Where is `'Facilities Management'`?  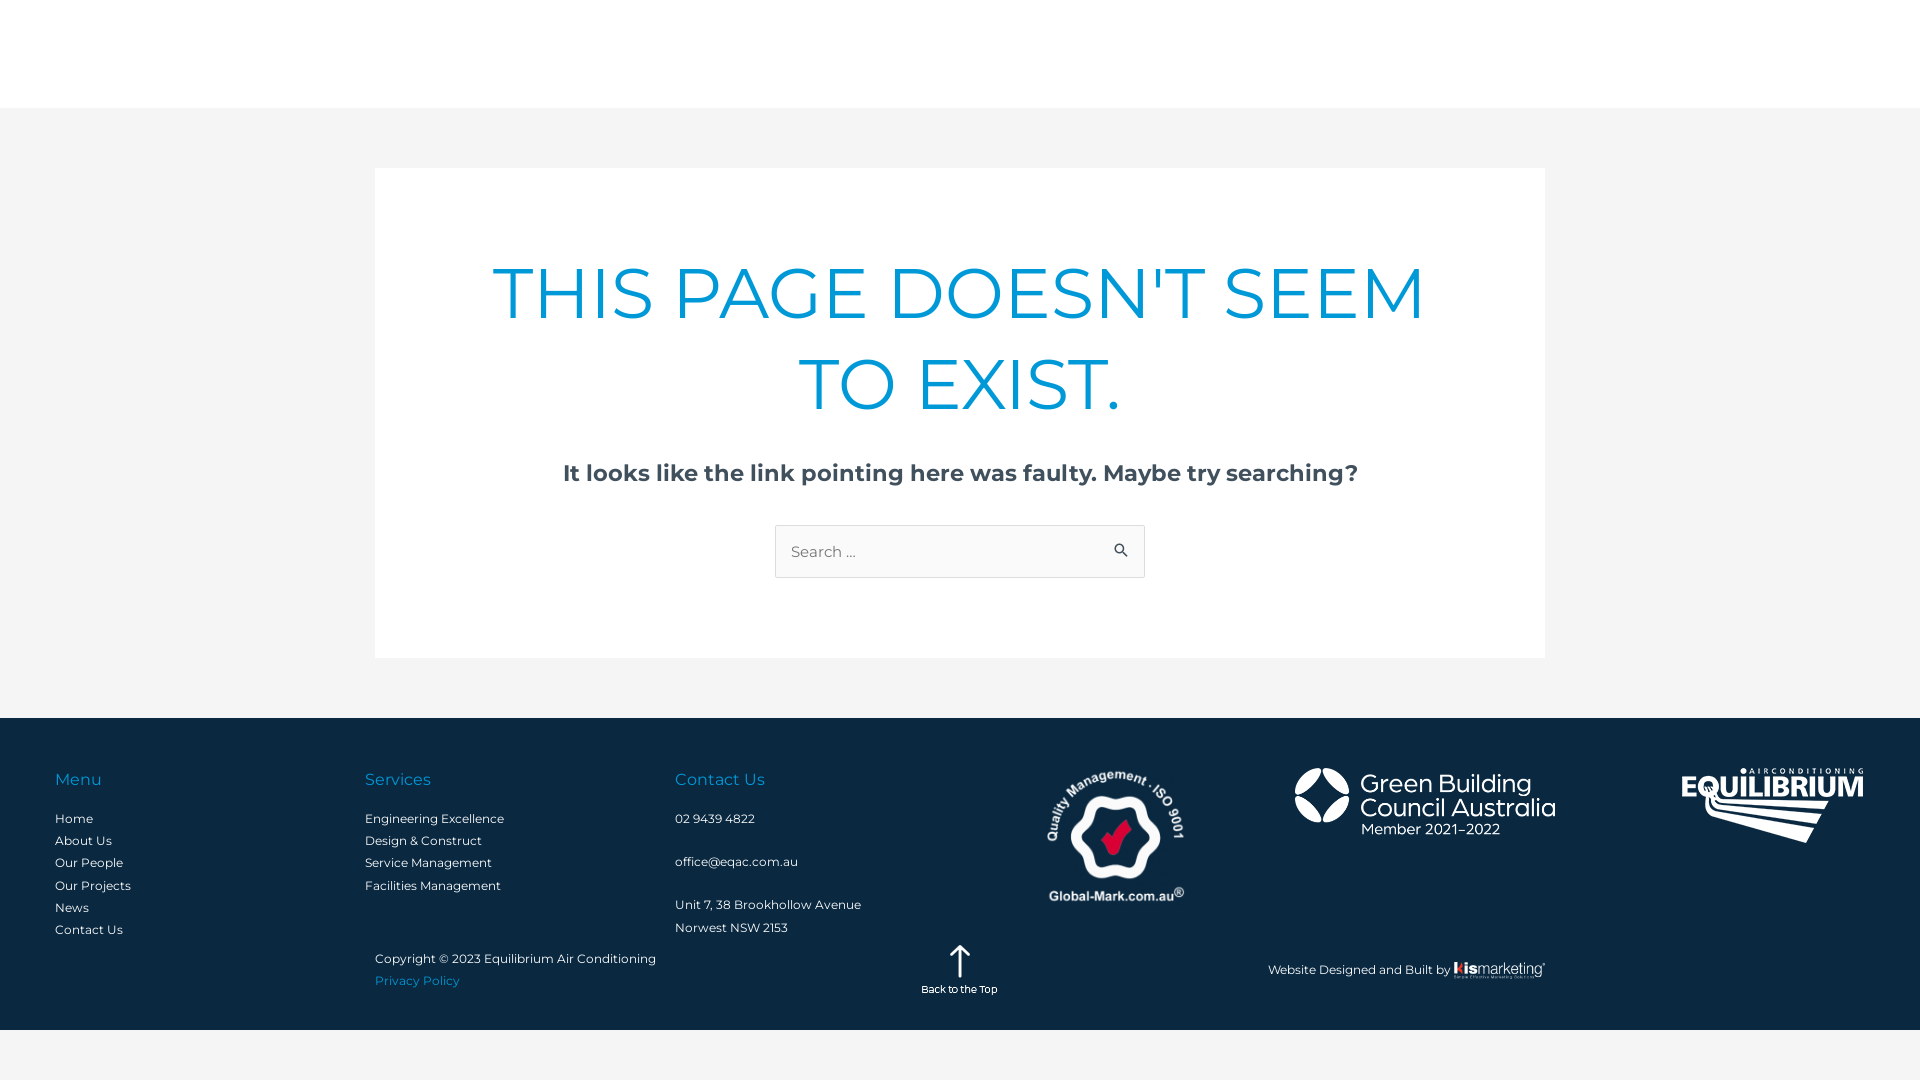
'Facilities Management' is located at coordinates (431, 884).